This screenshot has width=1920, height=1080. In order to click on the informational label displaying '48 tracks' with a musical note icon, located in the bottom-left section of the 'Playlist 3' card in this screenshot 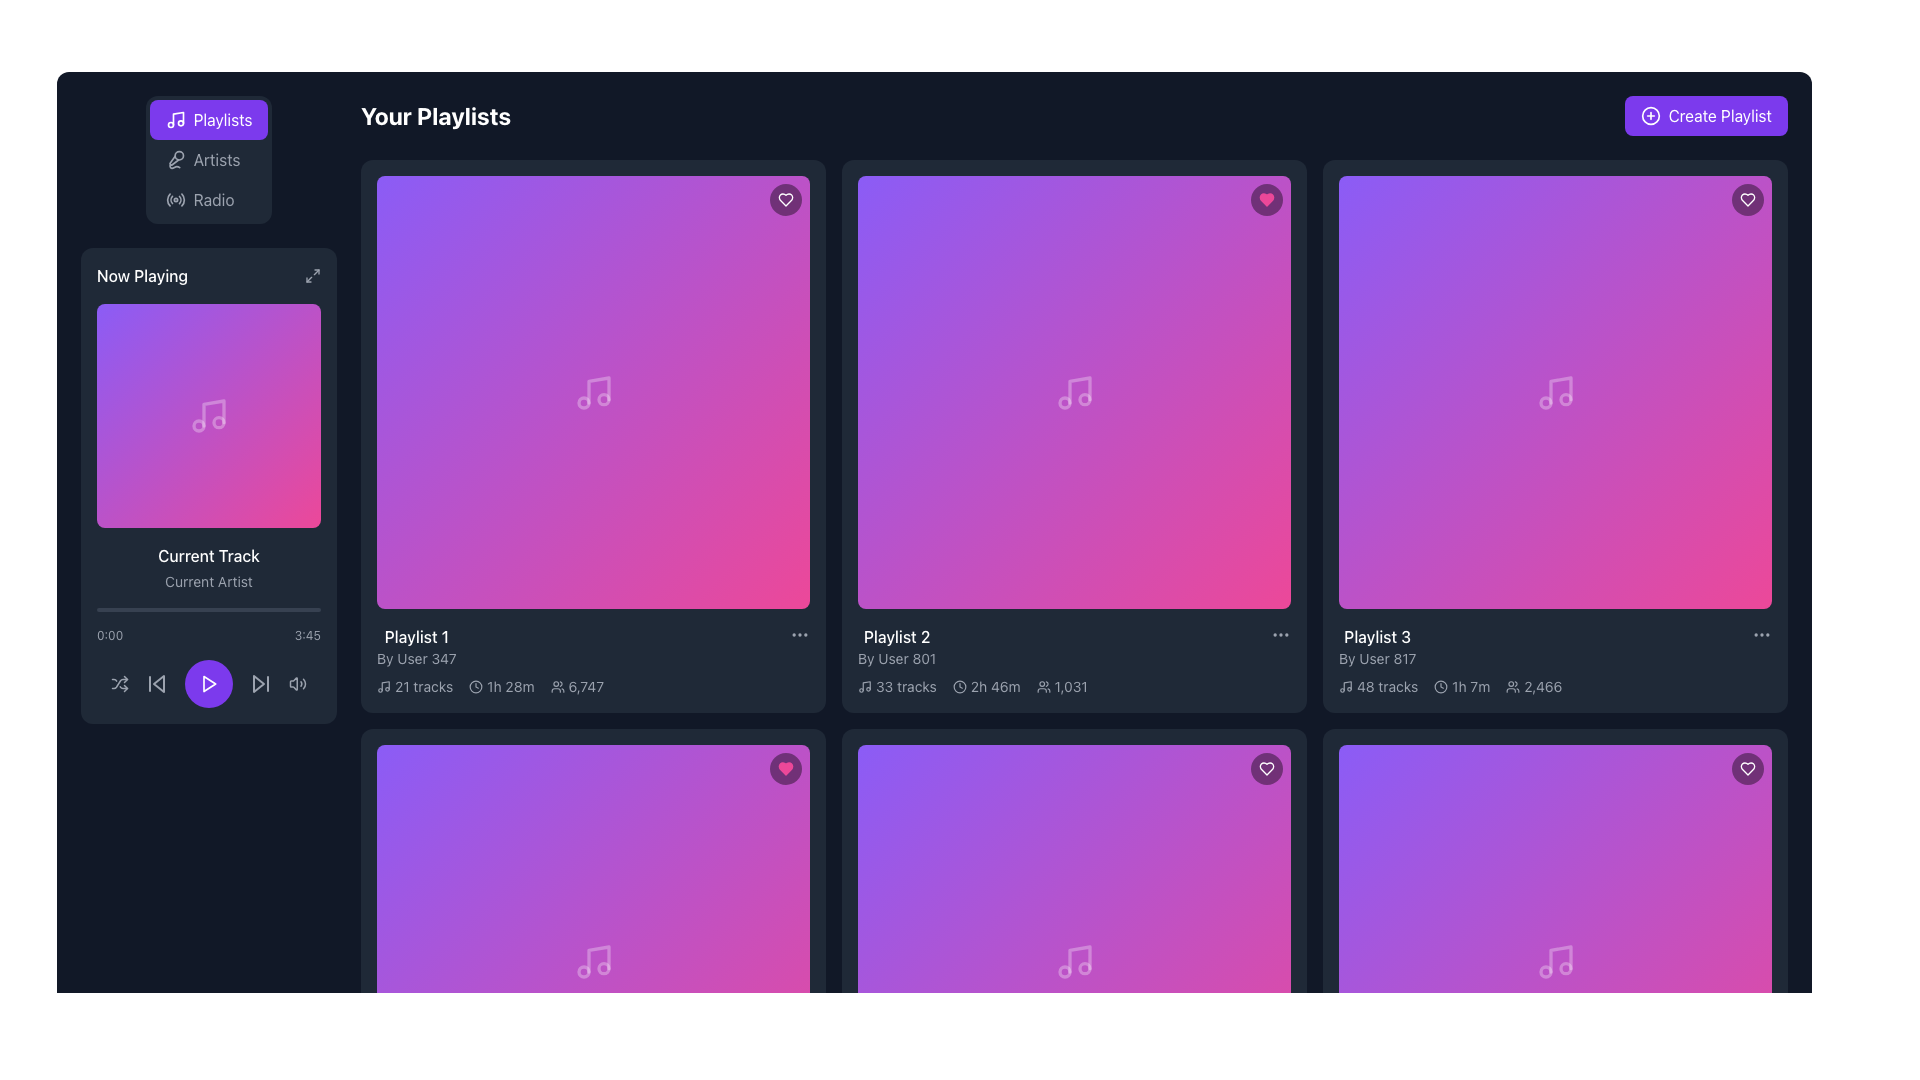, I will do `click(1377, 685)`.